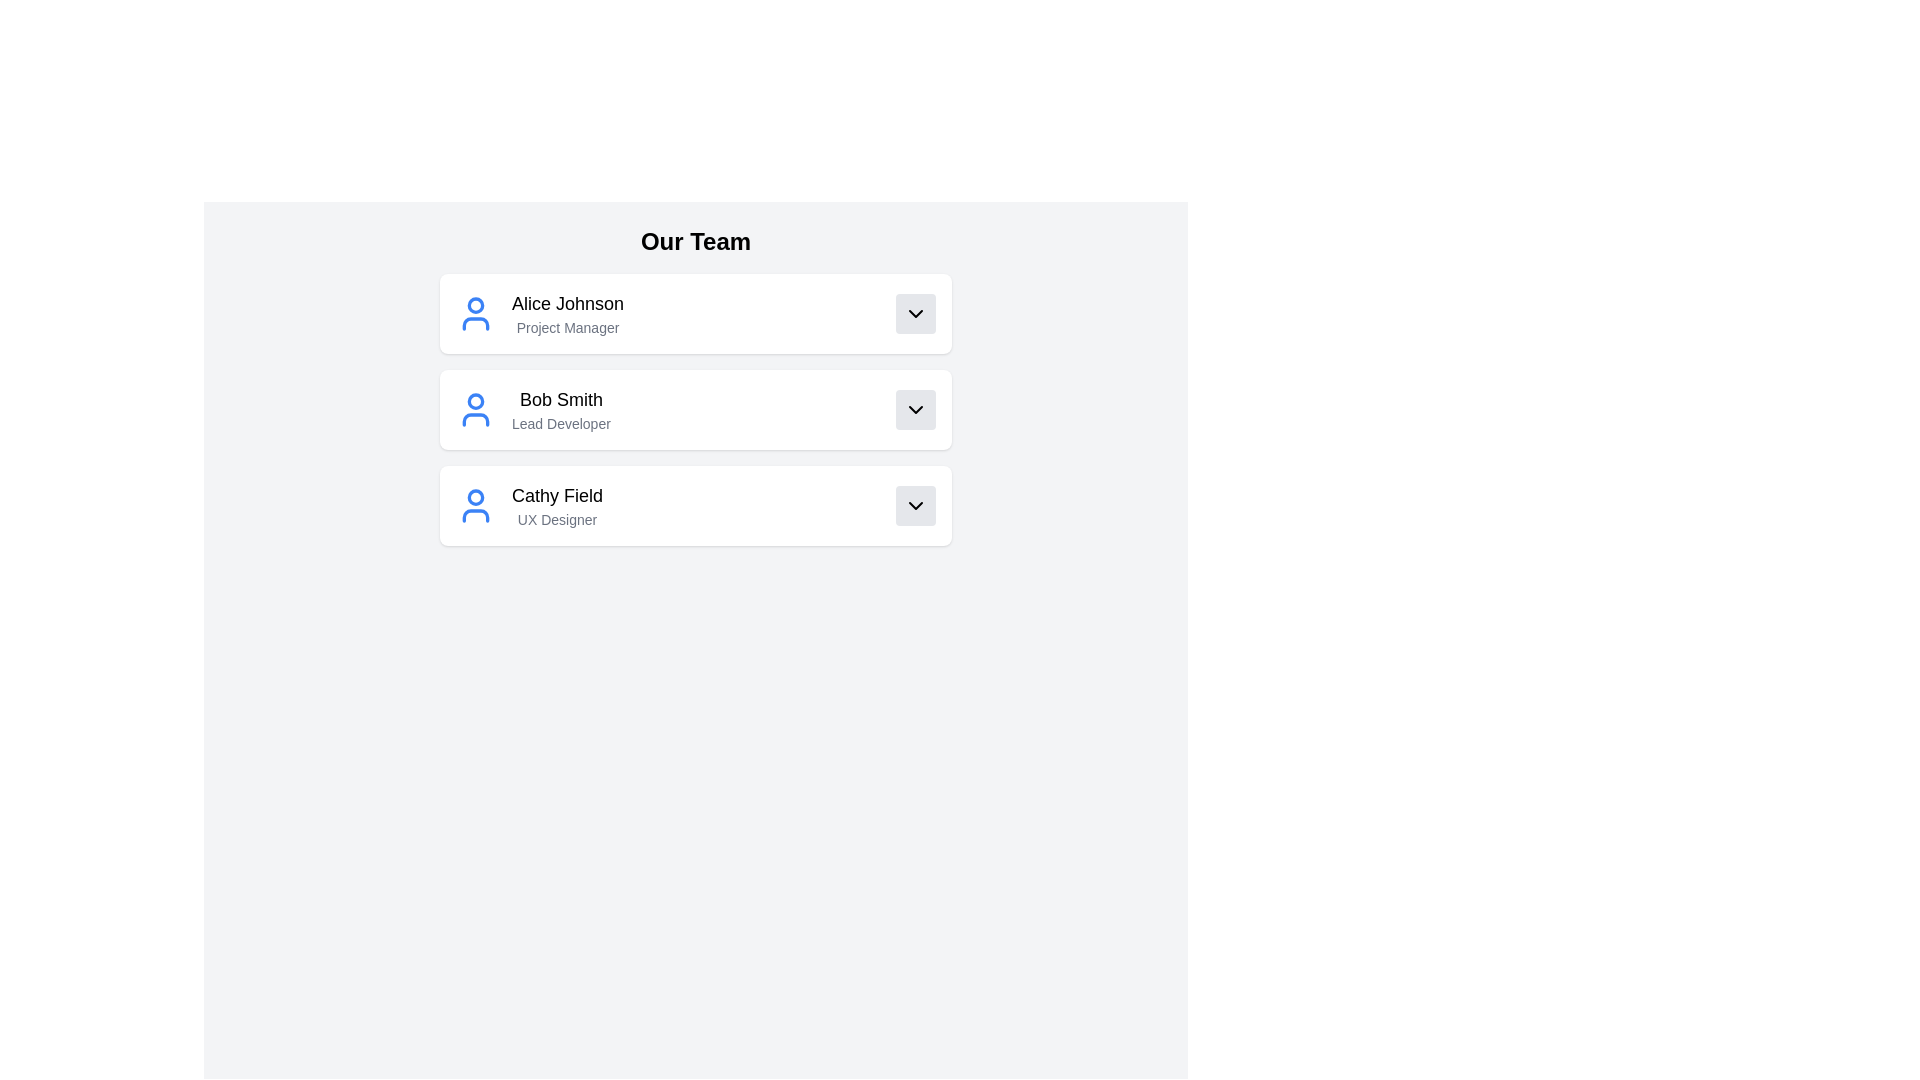  Describe the element at coordinates (474, 313) in the screenshot. I see `the icon representing team member Alice Johnson, located to the left of her name and title within the team roster card layout` at that location.